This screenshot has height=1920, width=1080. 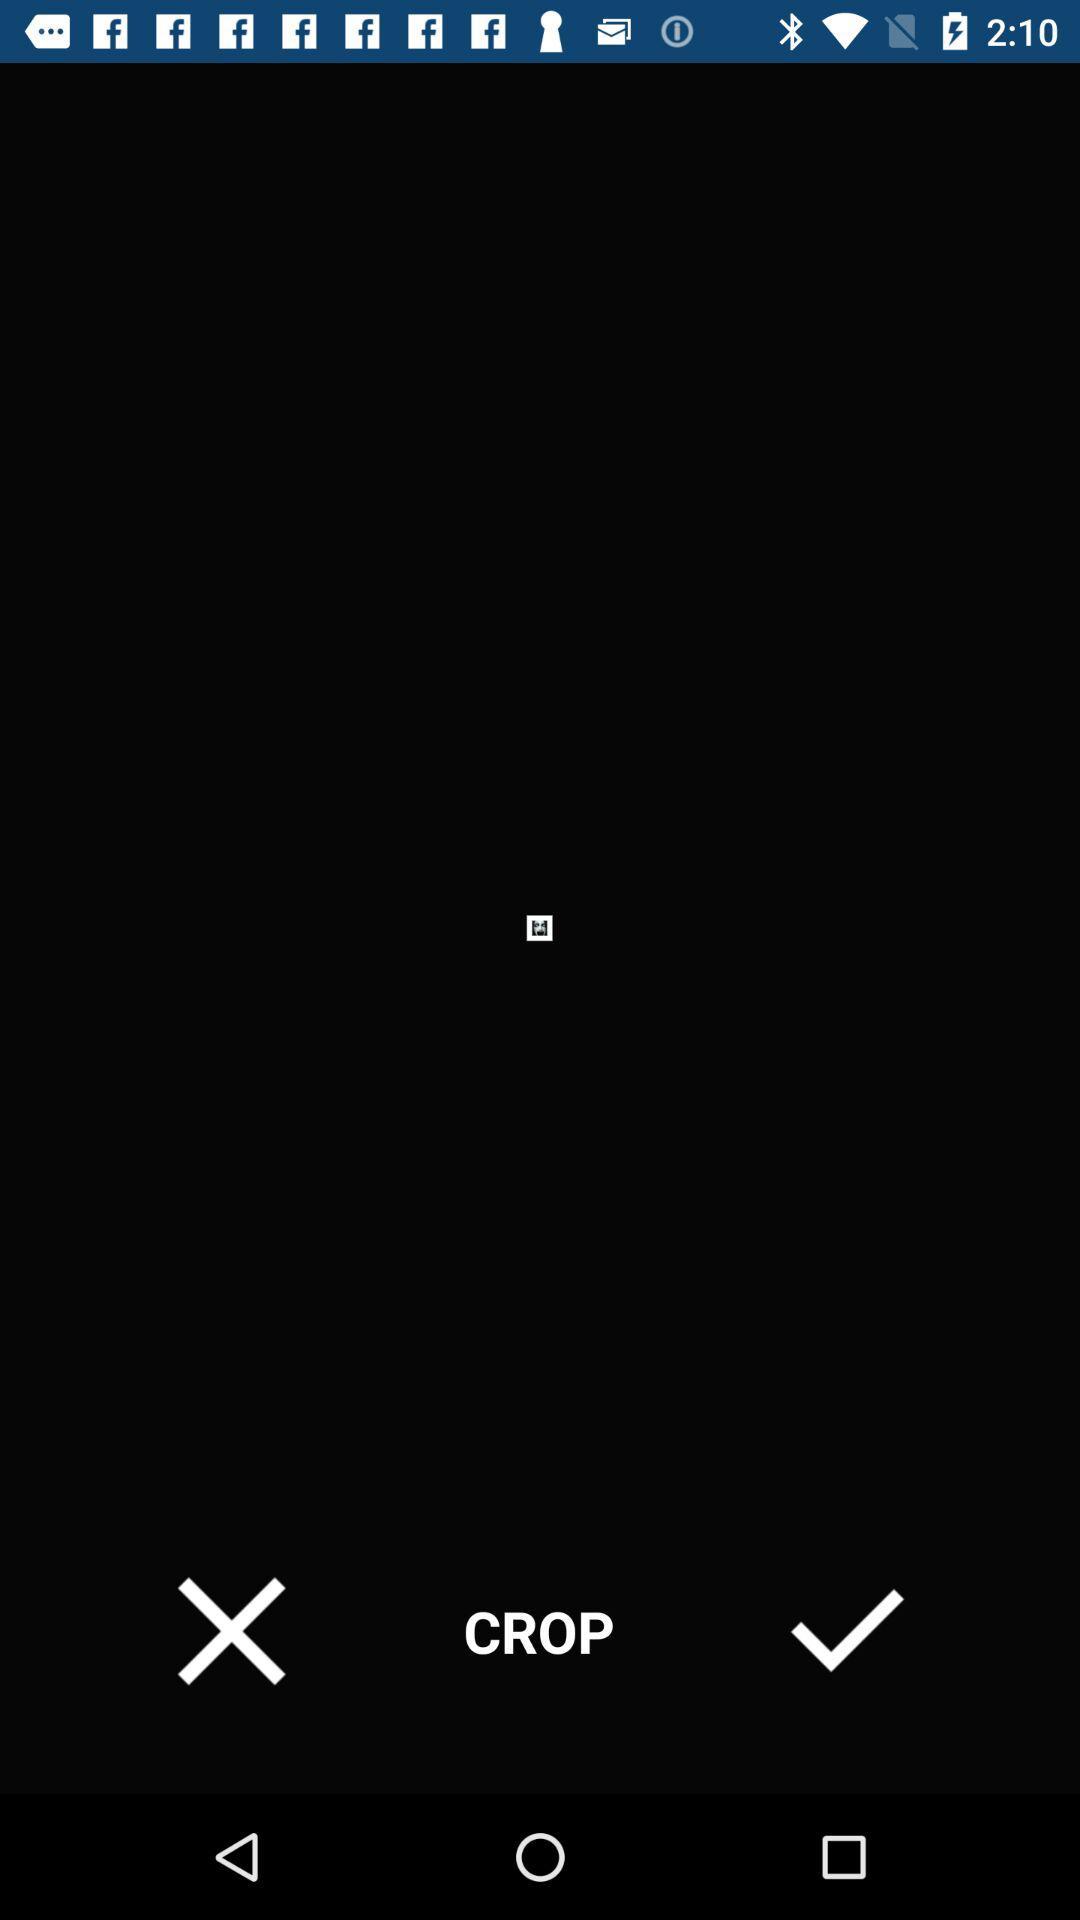 What do you see at coordinates (230, 1631) in the screenshot?
I see `item at the bottom left corner` at bounding box center [230, 1631].